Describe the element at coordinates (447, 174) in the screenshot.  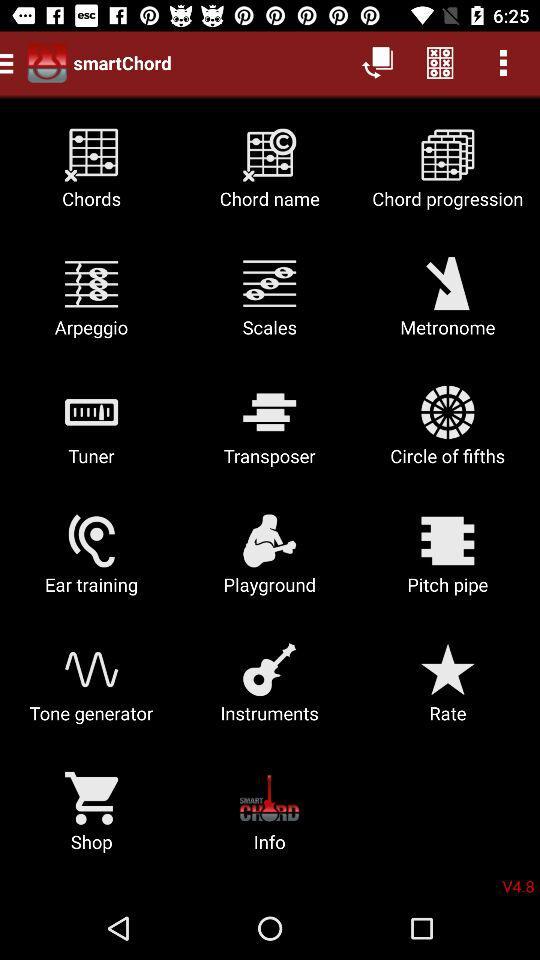
I see `the chord progression icon` at that location.